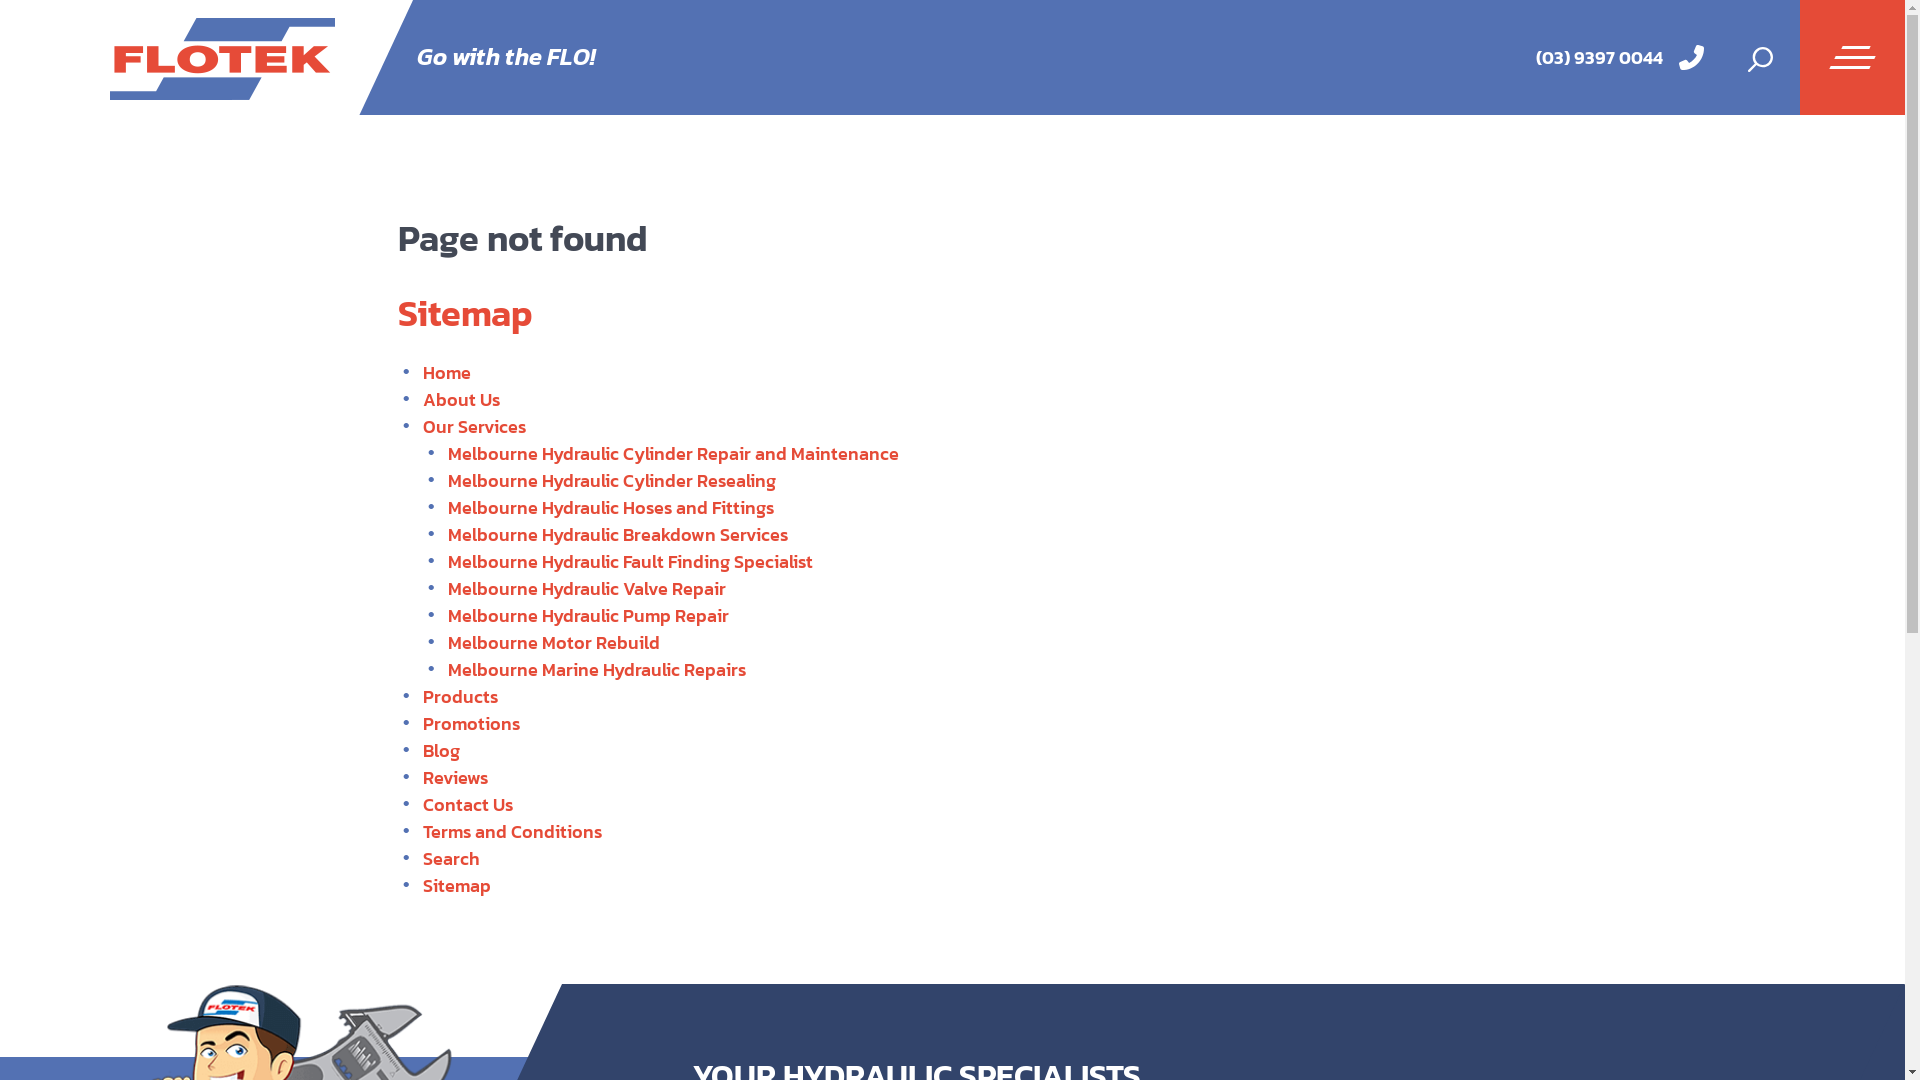 This screenshot has width=1920, height=1080. Describe the element at coordinates (587, 614) in the screenshot. I see `'Melbourne Hydraulic Pump Repair'` at that location.